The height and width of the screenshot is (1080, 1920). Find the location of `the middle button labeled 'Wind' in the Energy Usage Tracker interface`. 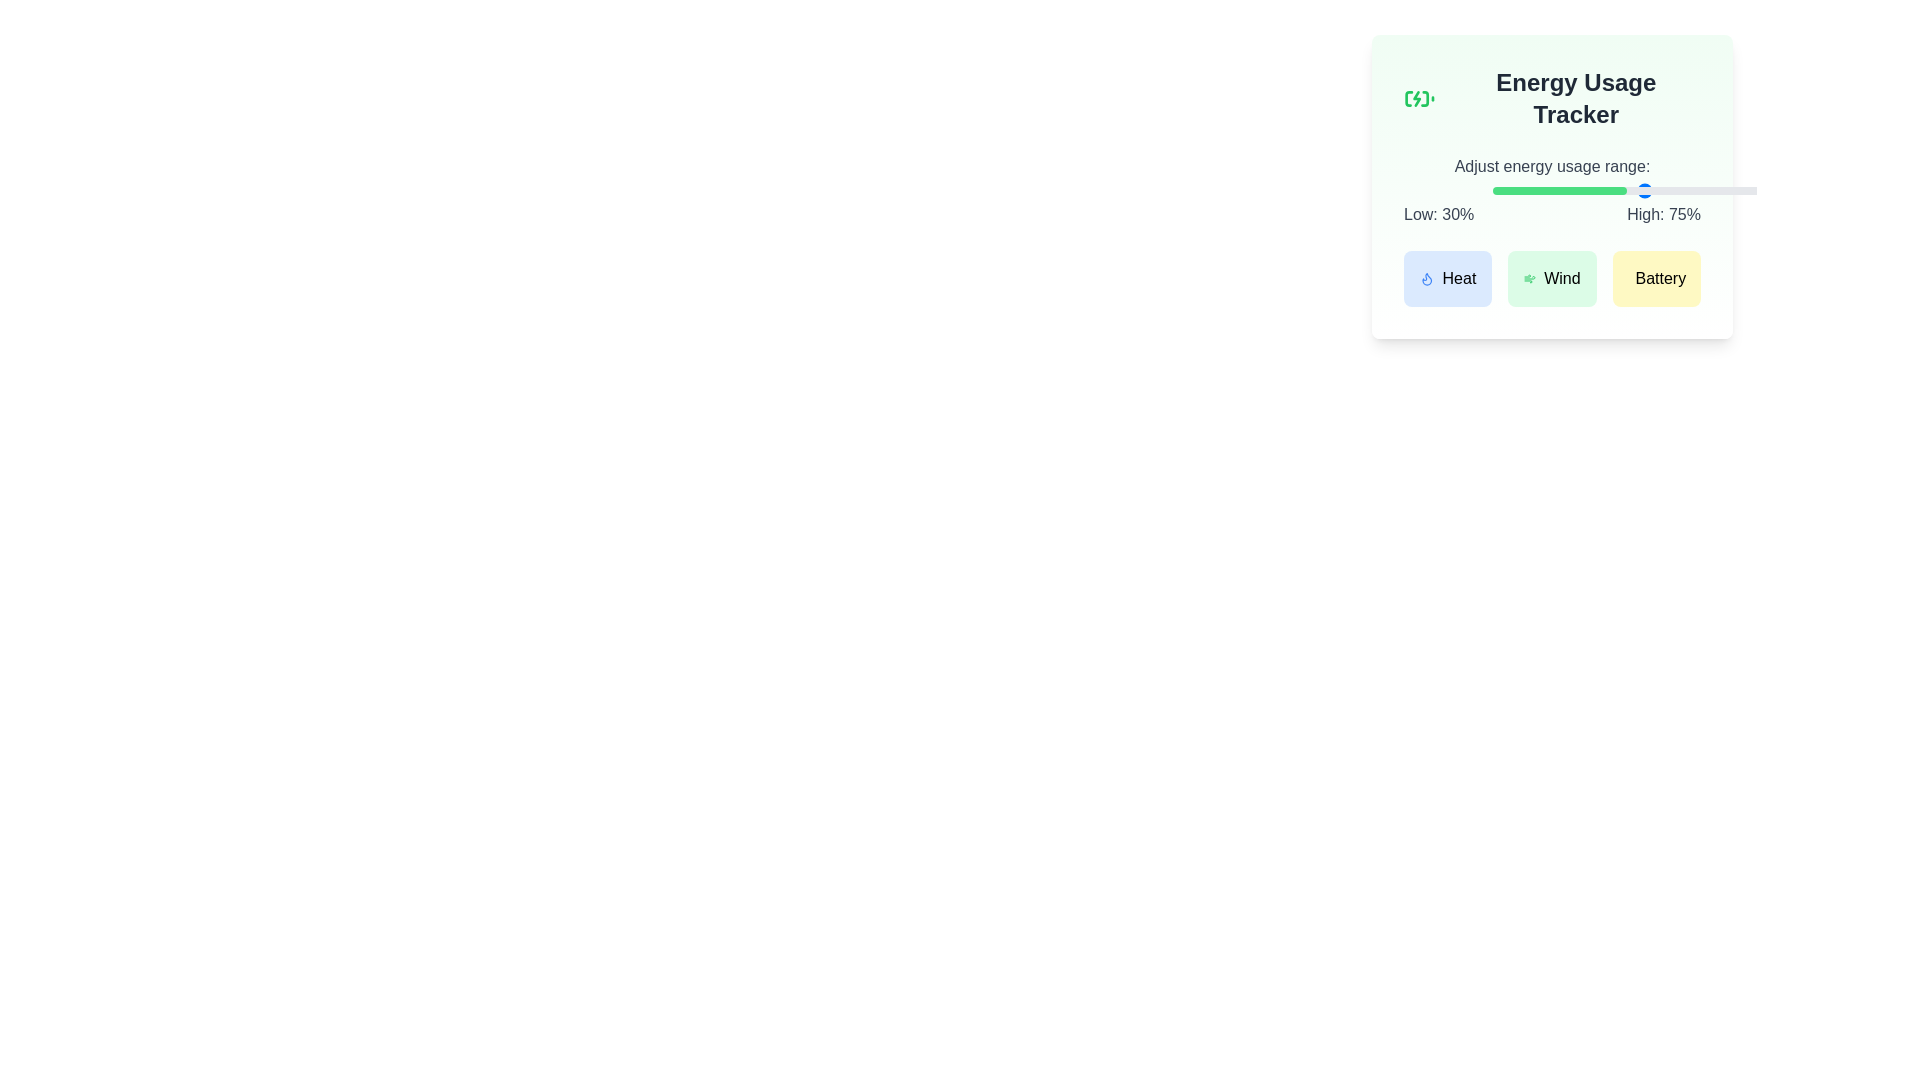

the middle button labeled 'Wind' in the Energy Usage Tracker interface is located at coordinates (1551, 278).